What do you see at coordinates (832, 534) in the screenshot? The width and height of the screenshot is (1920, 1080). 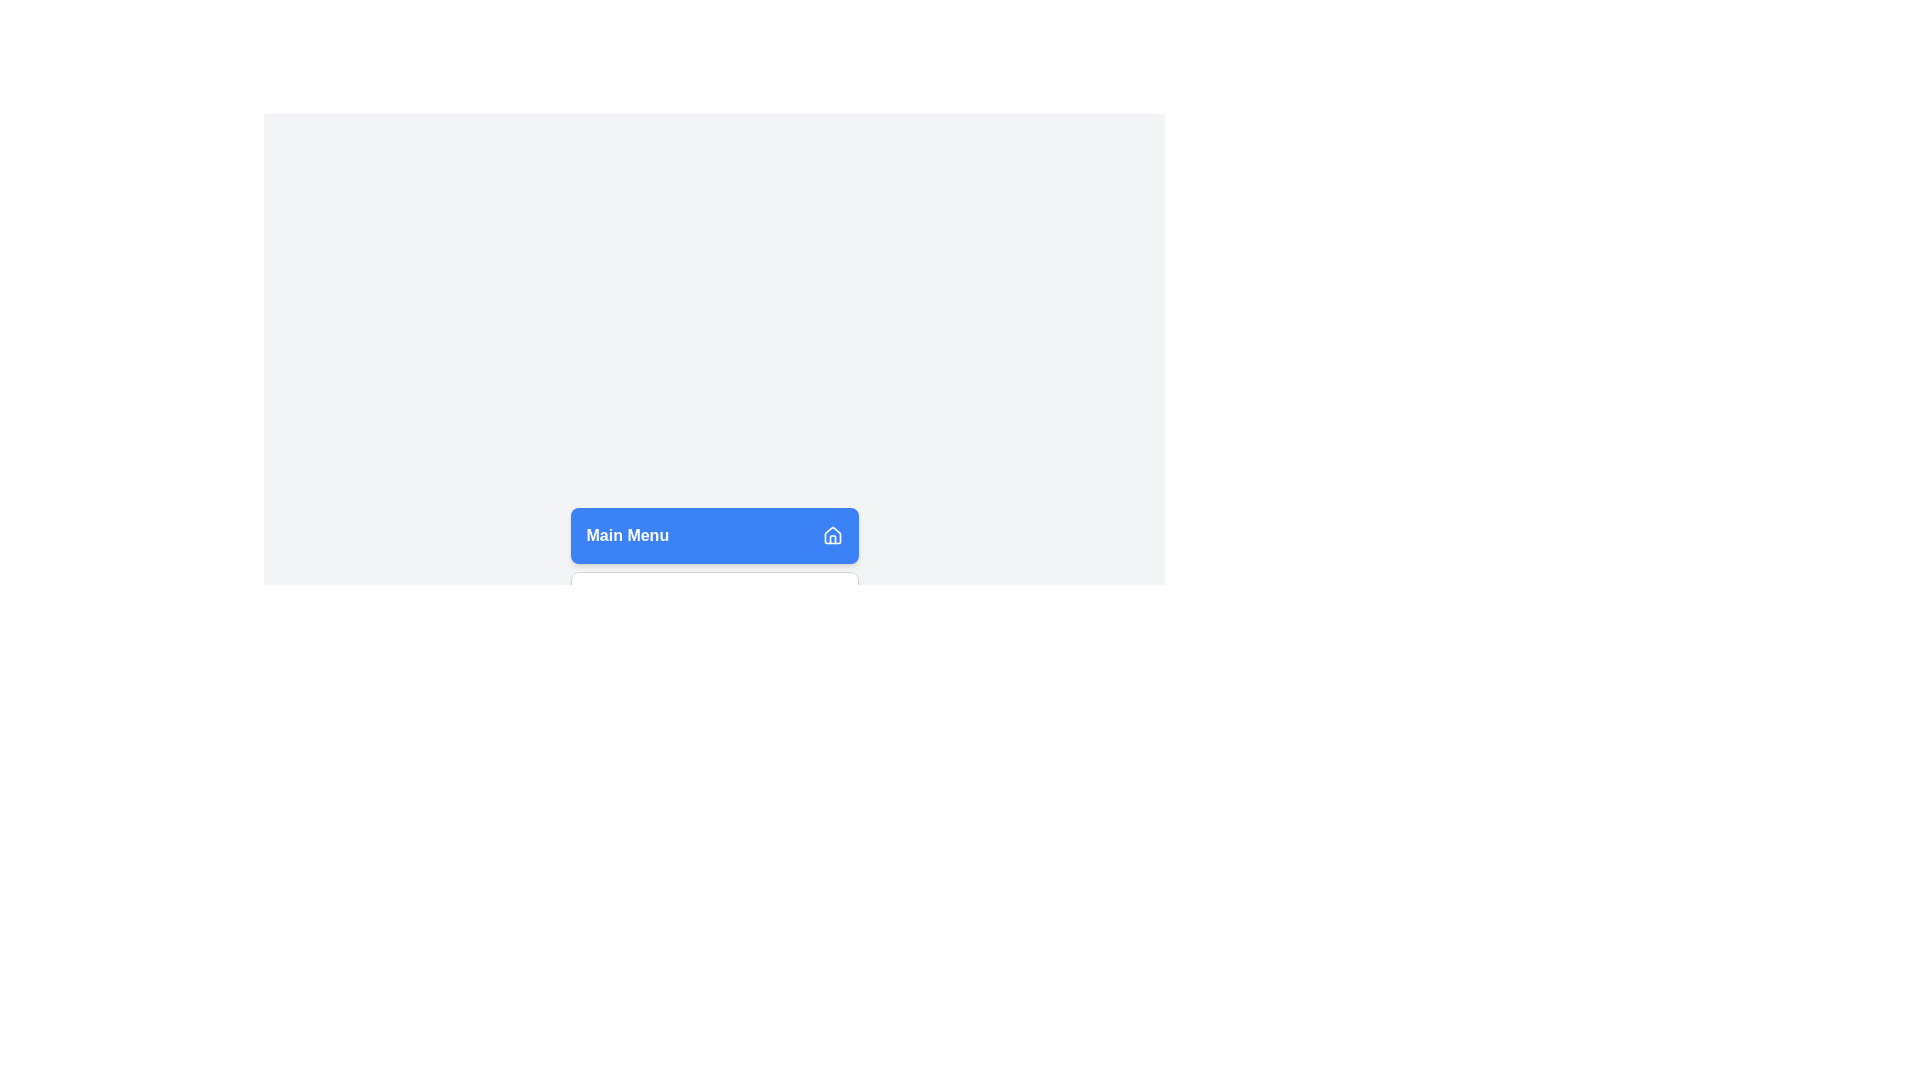 I see `the home icon SVG element located to the far right of the 'Main Menu' section with a blue background` at bounding box center [832, 534].